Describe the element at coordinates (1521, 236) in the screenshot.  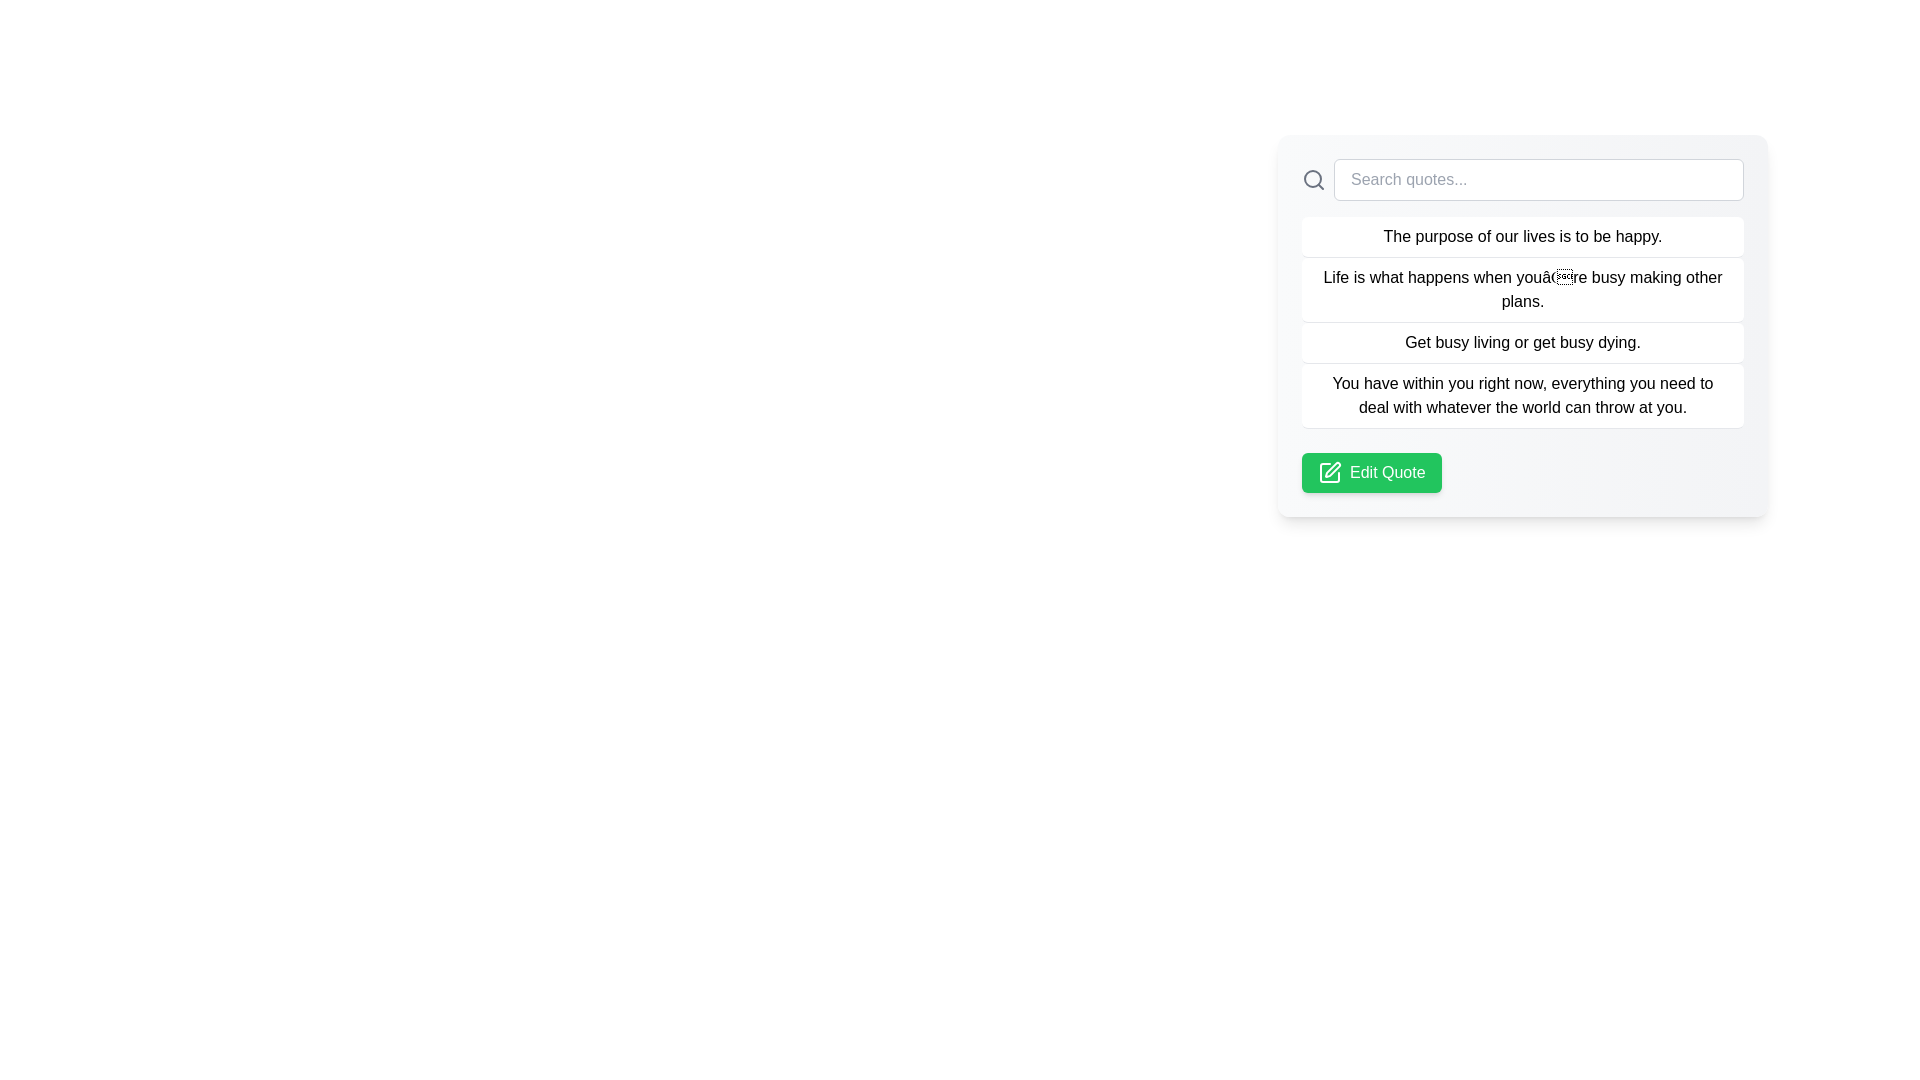
I see `the textual display element that contains the sentence 'The purpose of our lives is to be happy.' which is styled with a light background and rounded rectangle shape` at that location.